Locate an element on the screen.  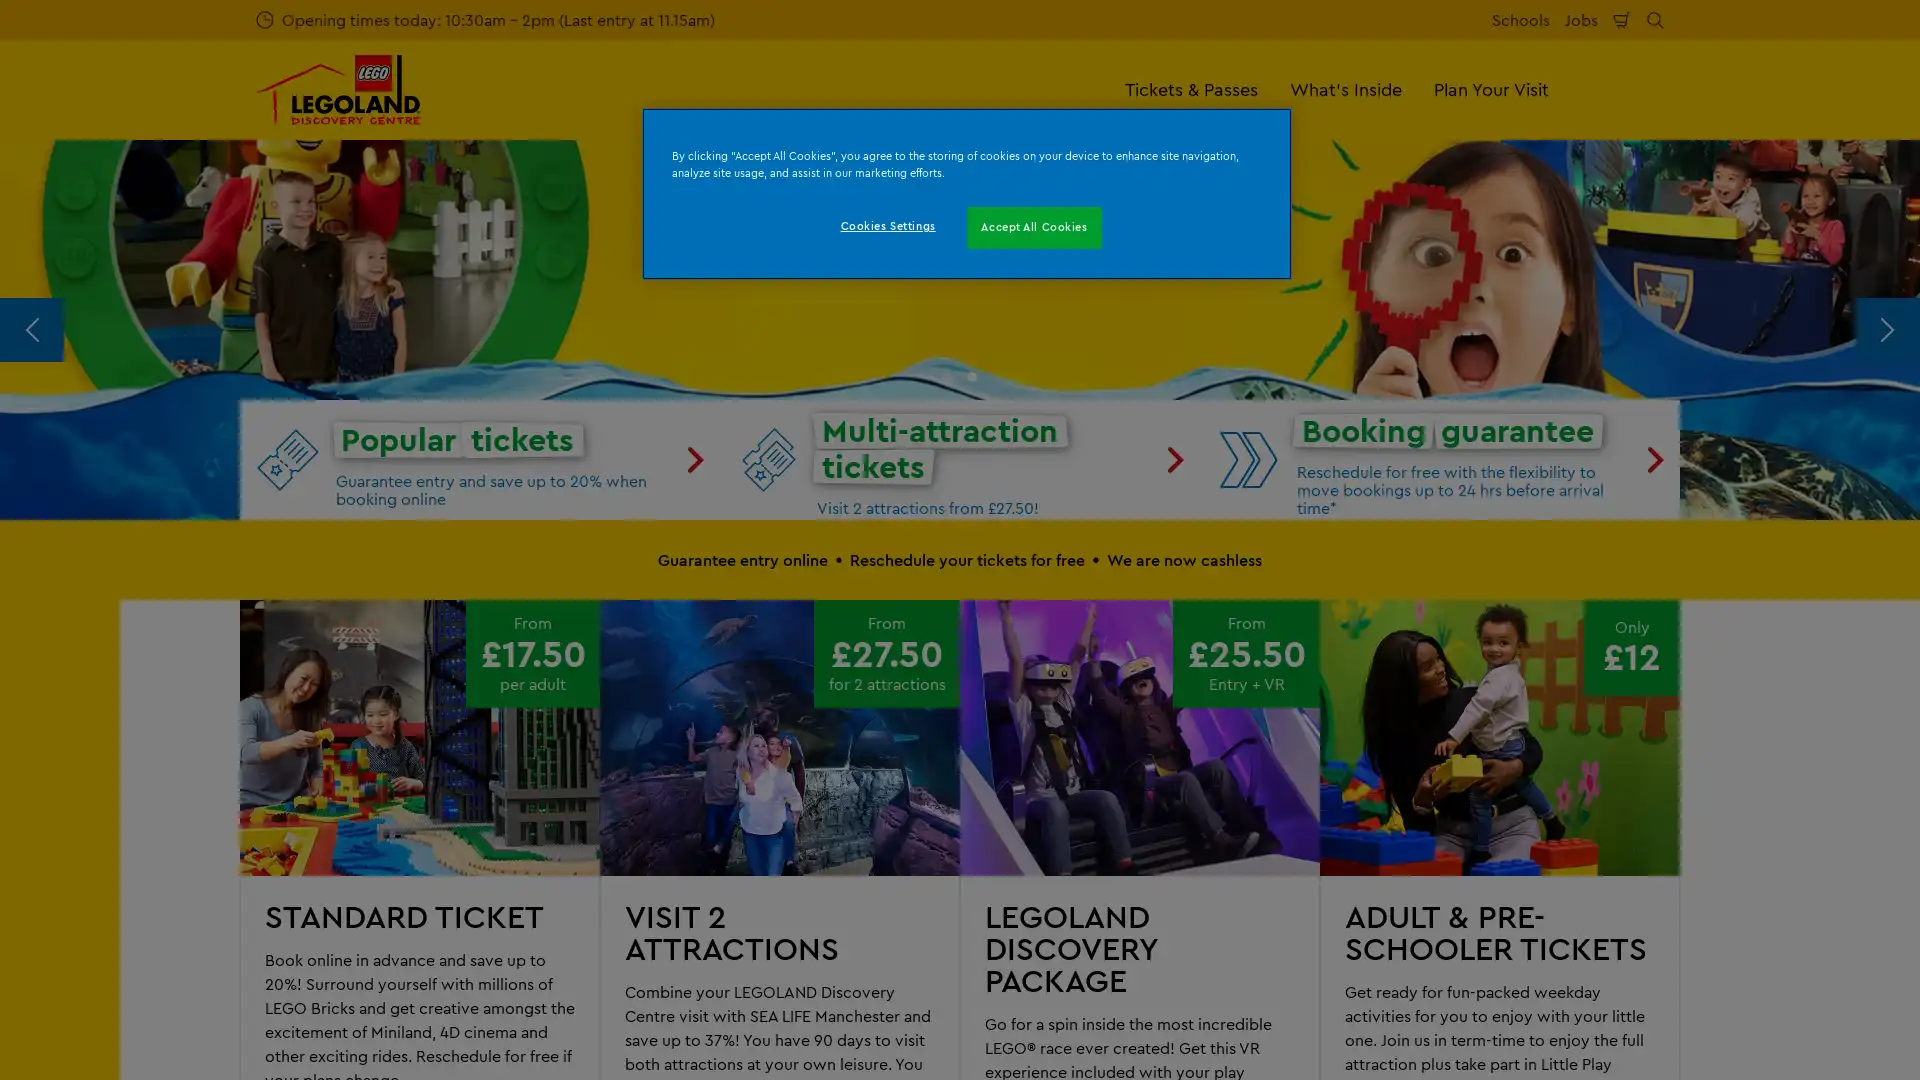
What's Inside is located at coordinates (1345, 88).